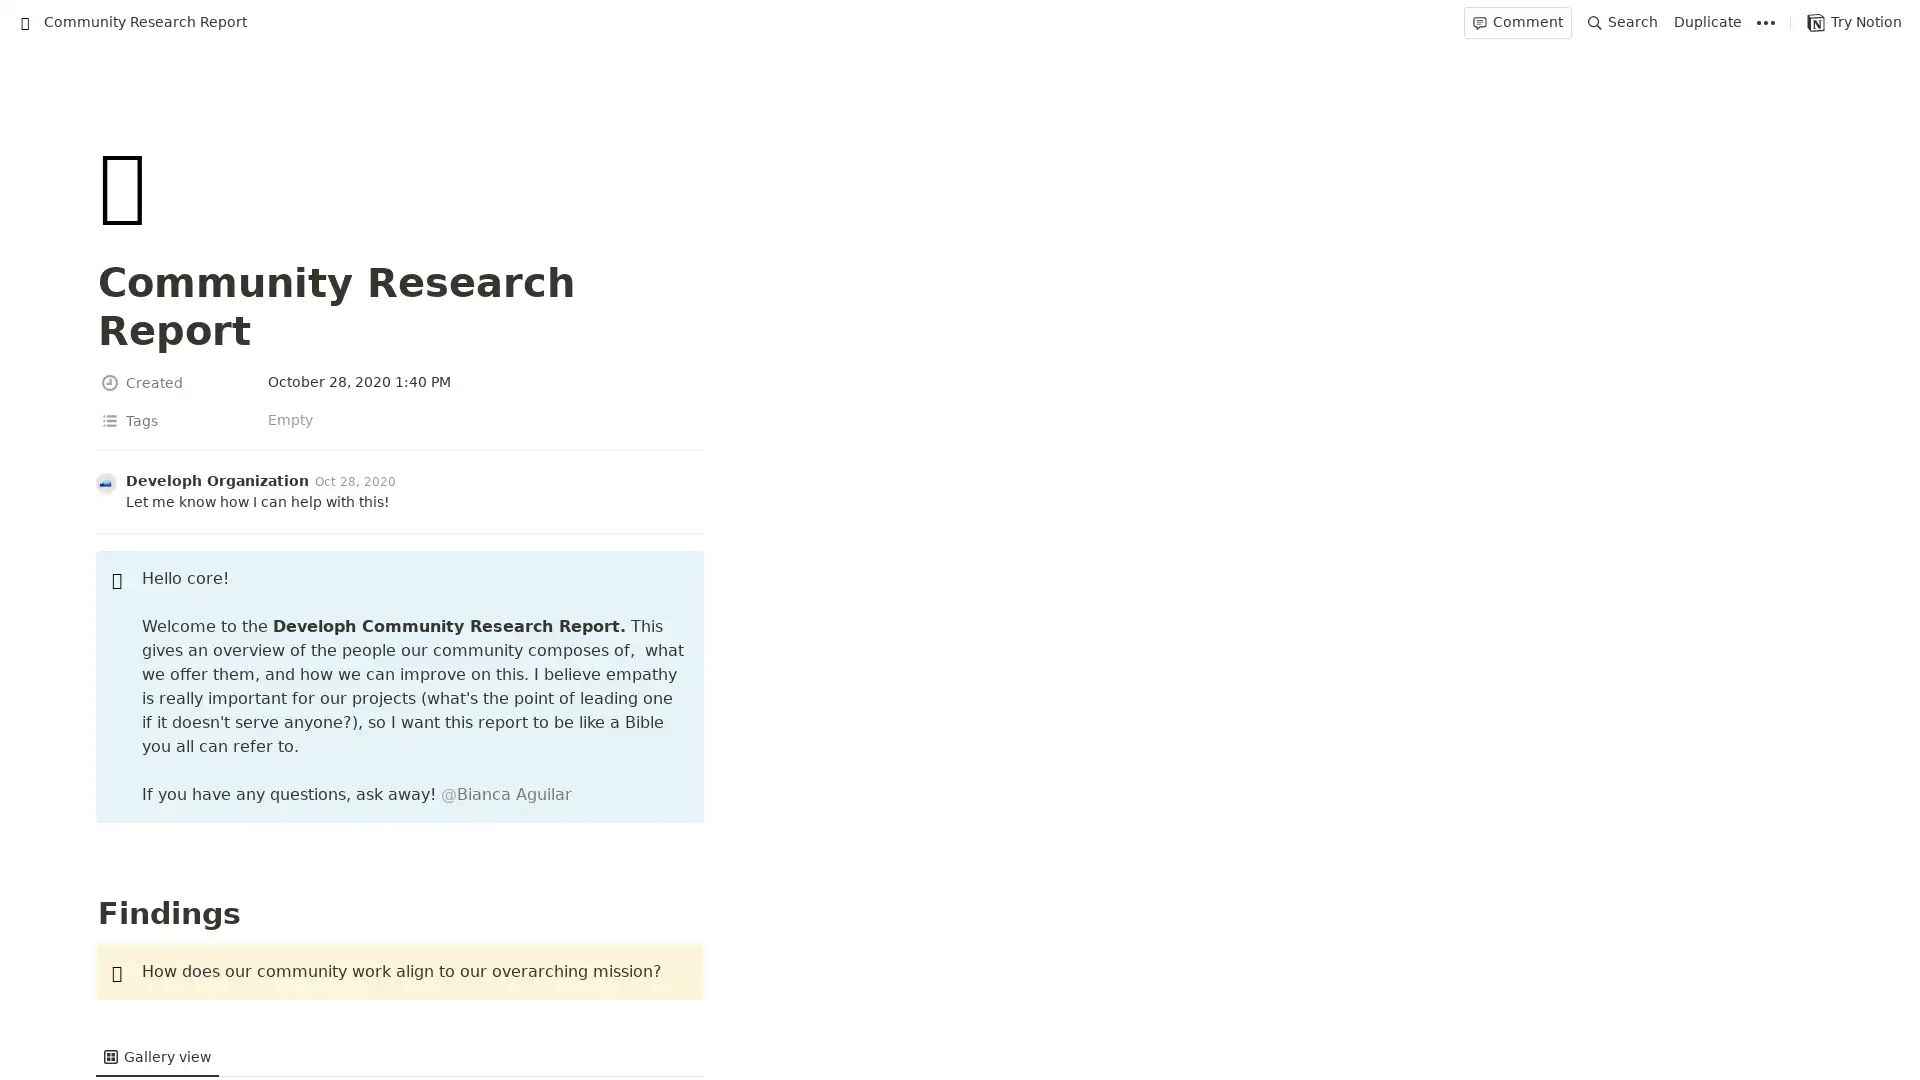 The width and height of the screenshot is (1920, 1080). Describe the element at coordinates (1707, 22) in the screenshot. I see `Duplicate` at that location.